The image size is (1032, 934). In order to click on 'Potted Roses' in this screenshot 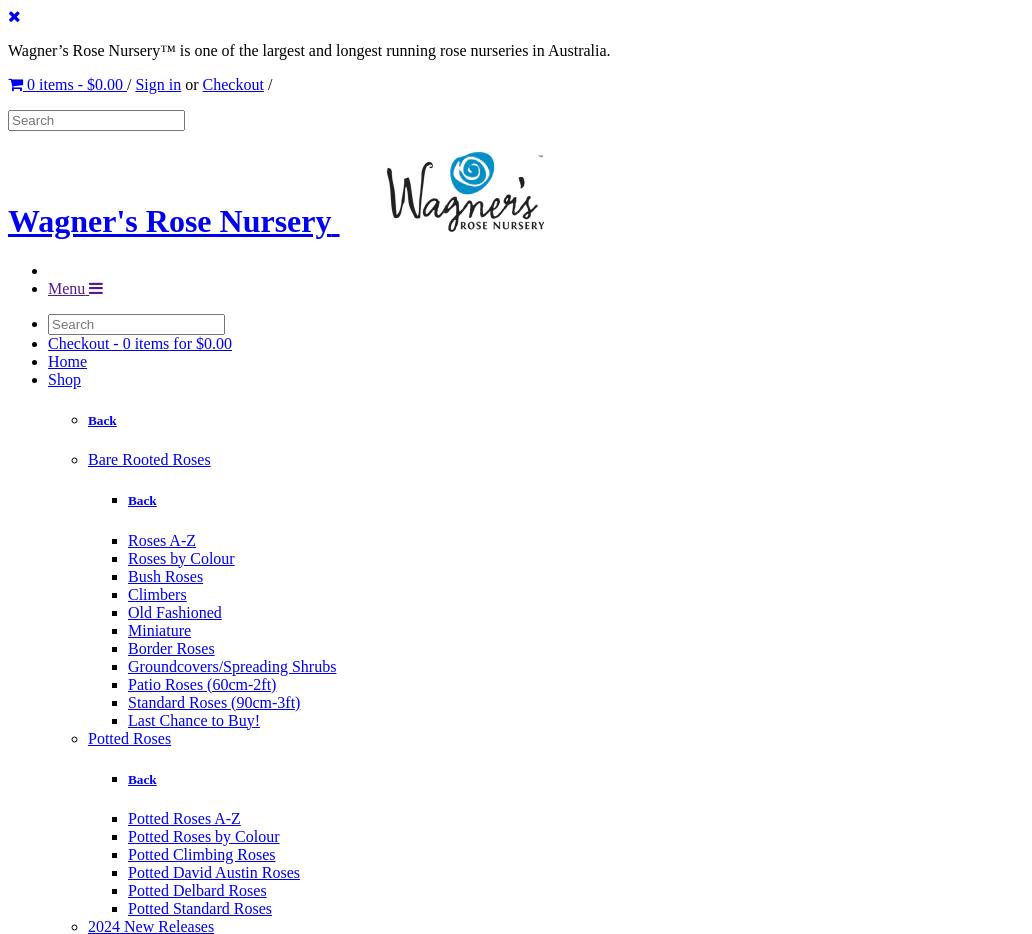, I will do `click(129, 737)`.